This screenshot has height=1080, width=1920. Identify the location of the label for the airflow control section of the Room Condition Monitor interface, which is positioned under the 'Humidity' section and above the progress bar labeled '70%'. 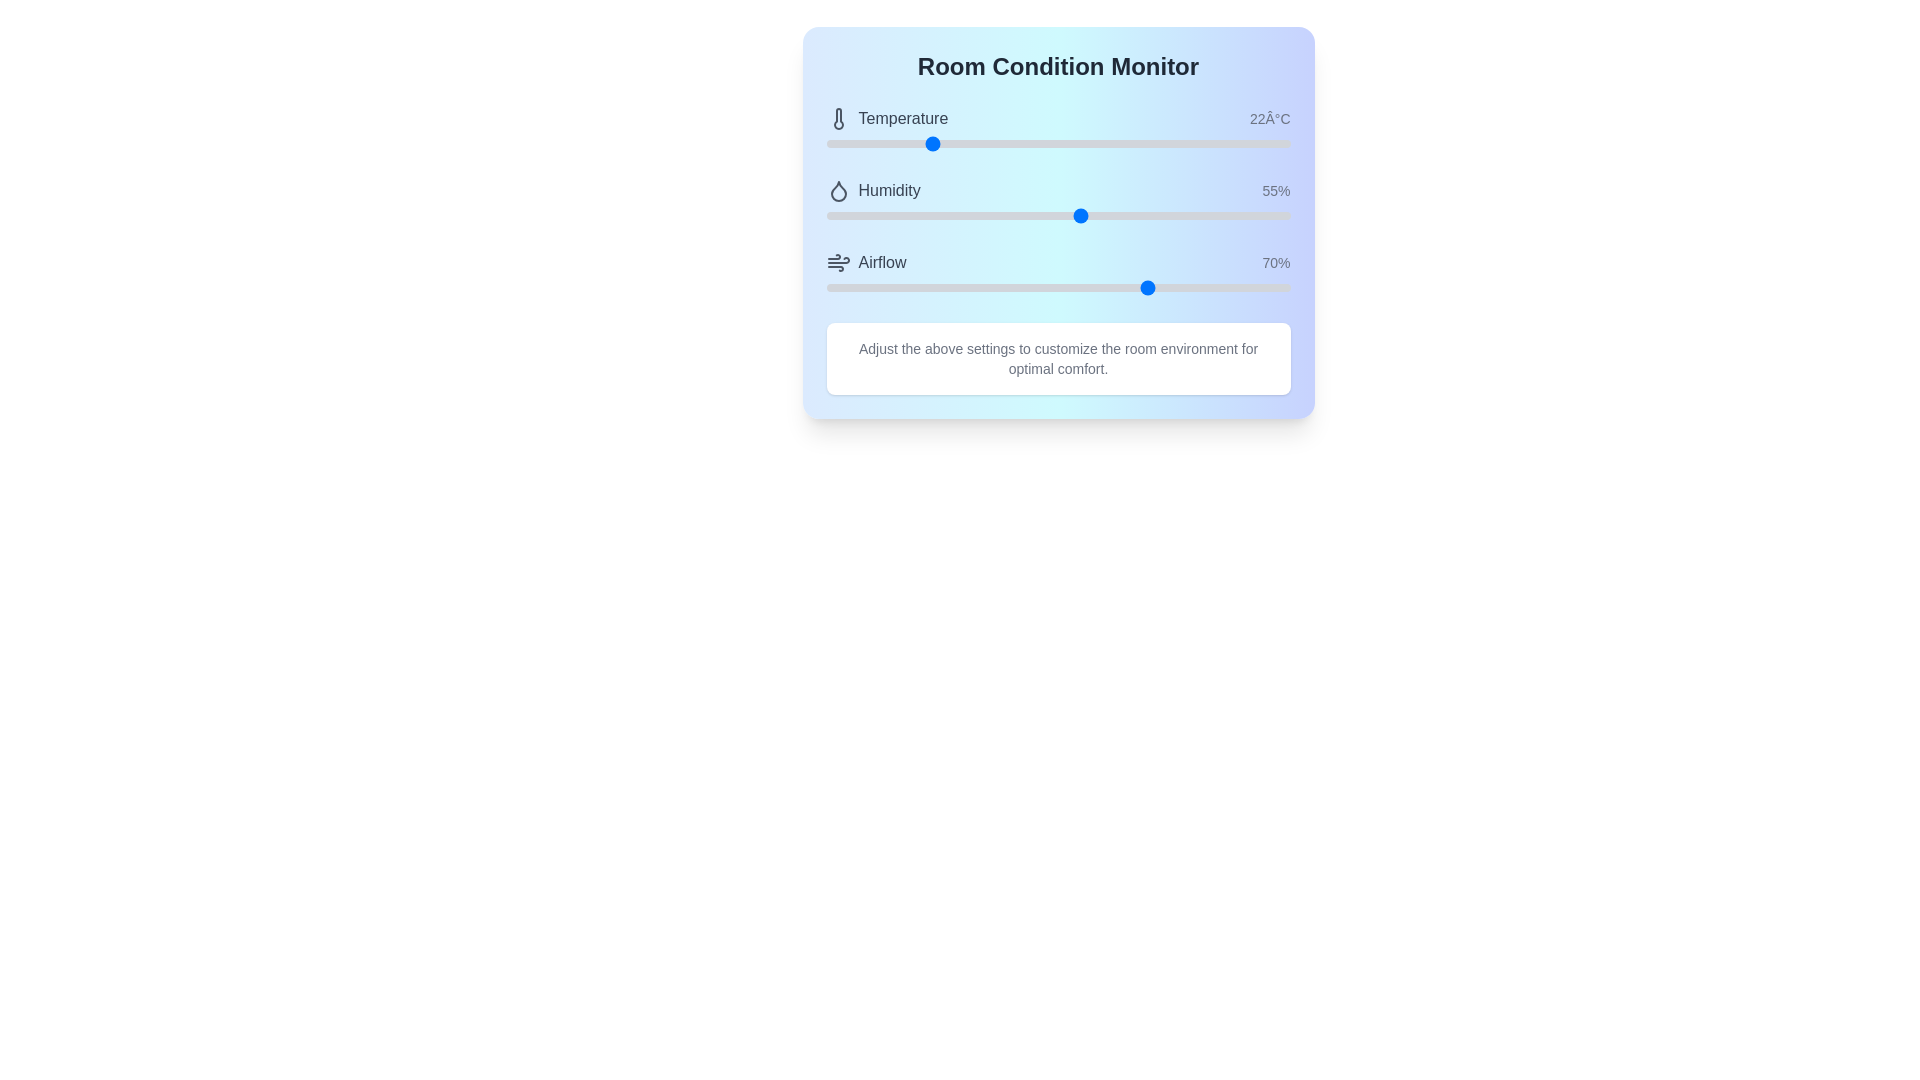
(866, 261).